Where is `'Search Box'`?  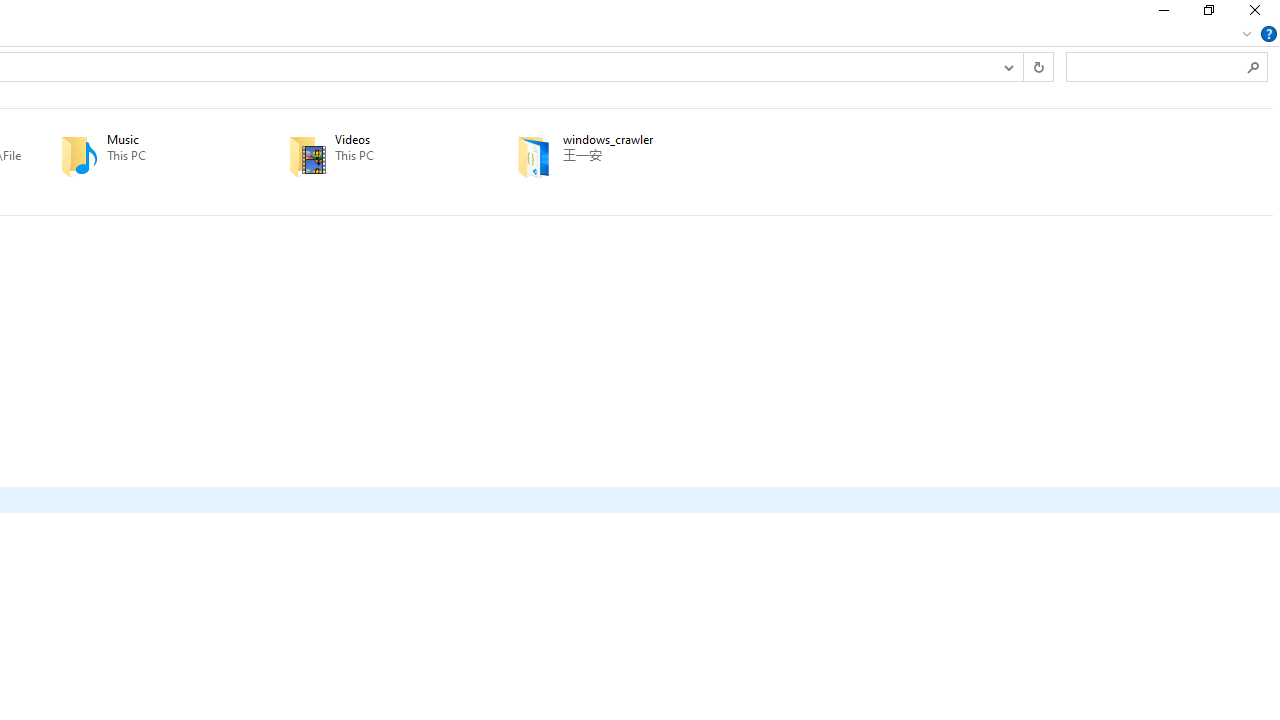 'Search Box' is located at coordinates (1157, 65).